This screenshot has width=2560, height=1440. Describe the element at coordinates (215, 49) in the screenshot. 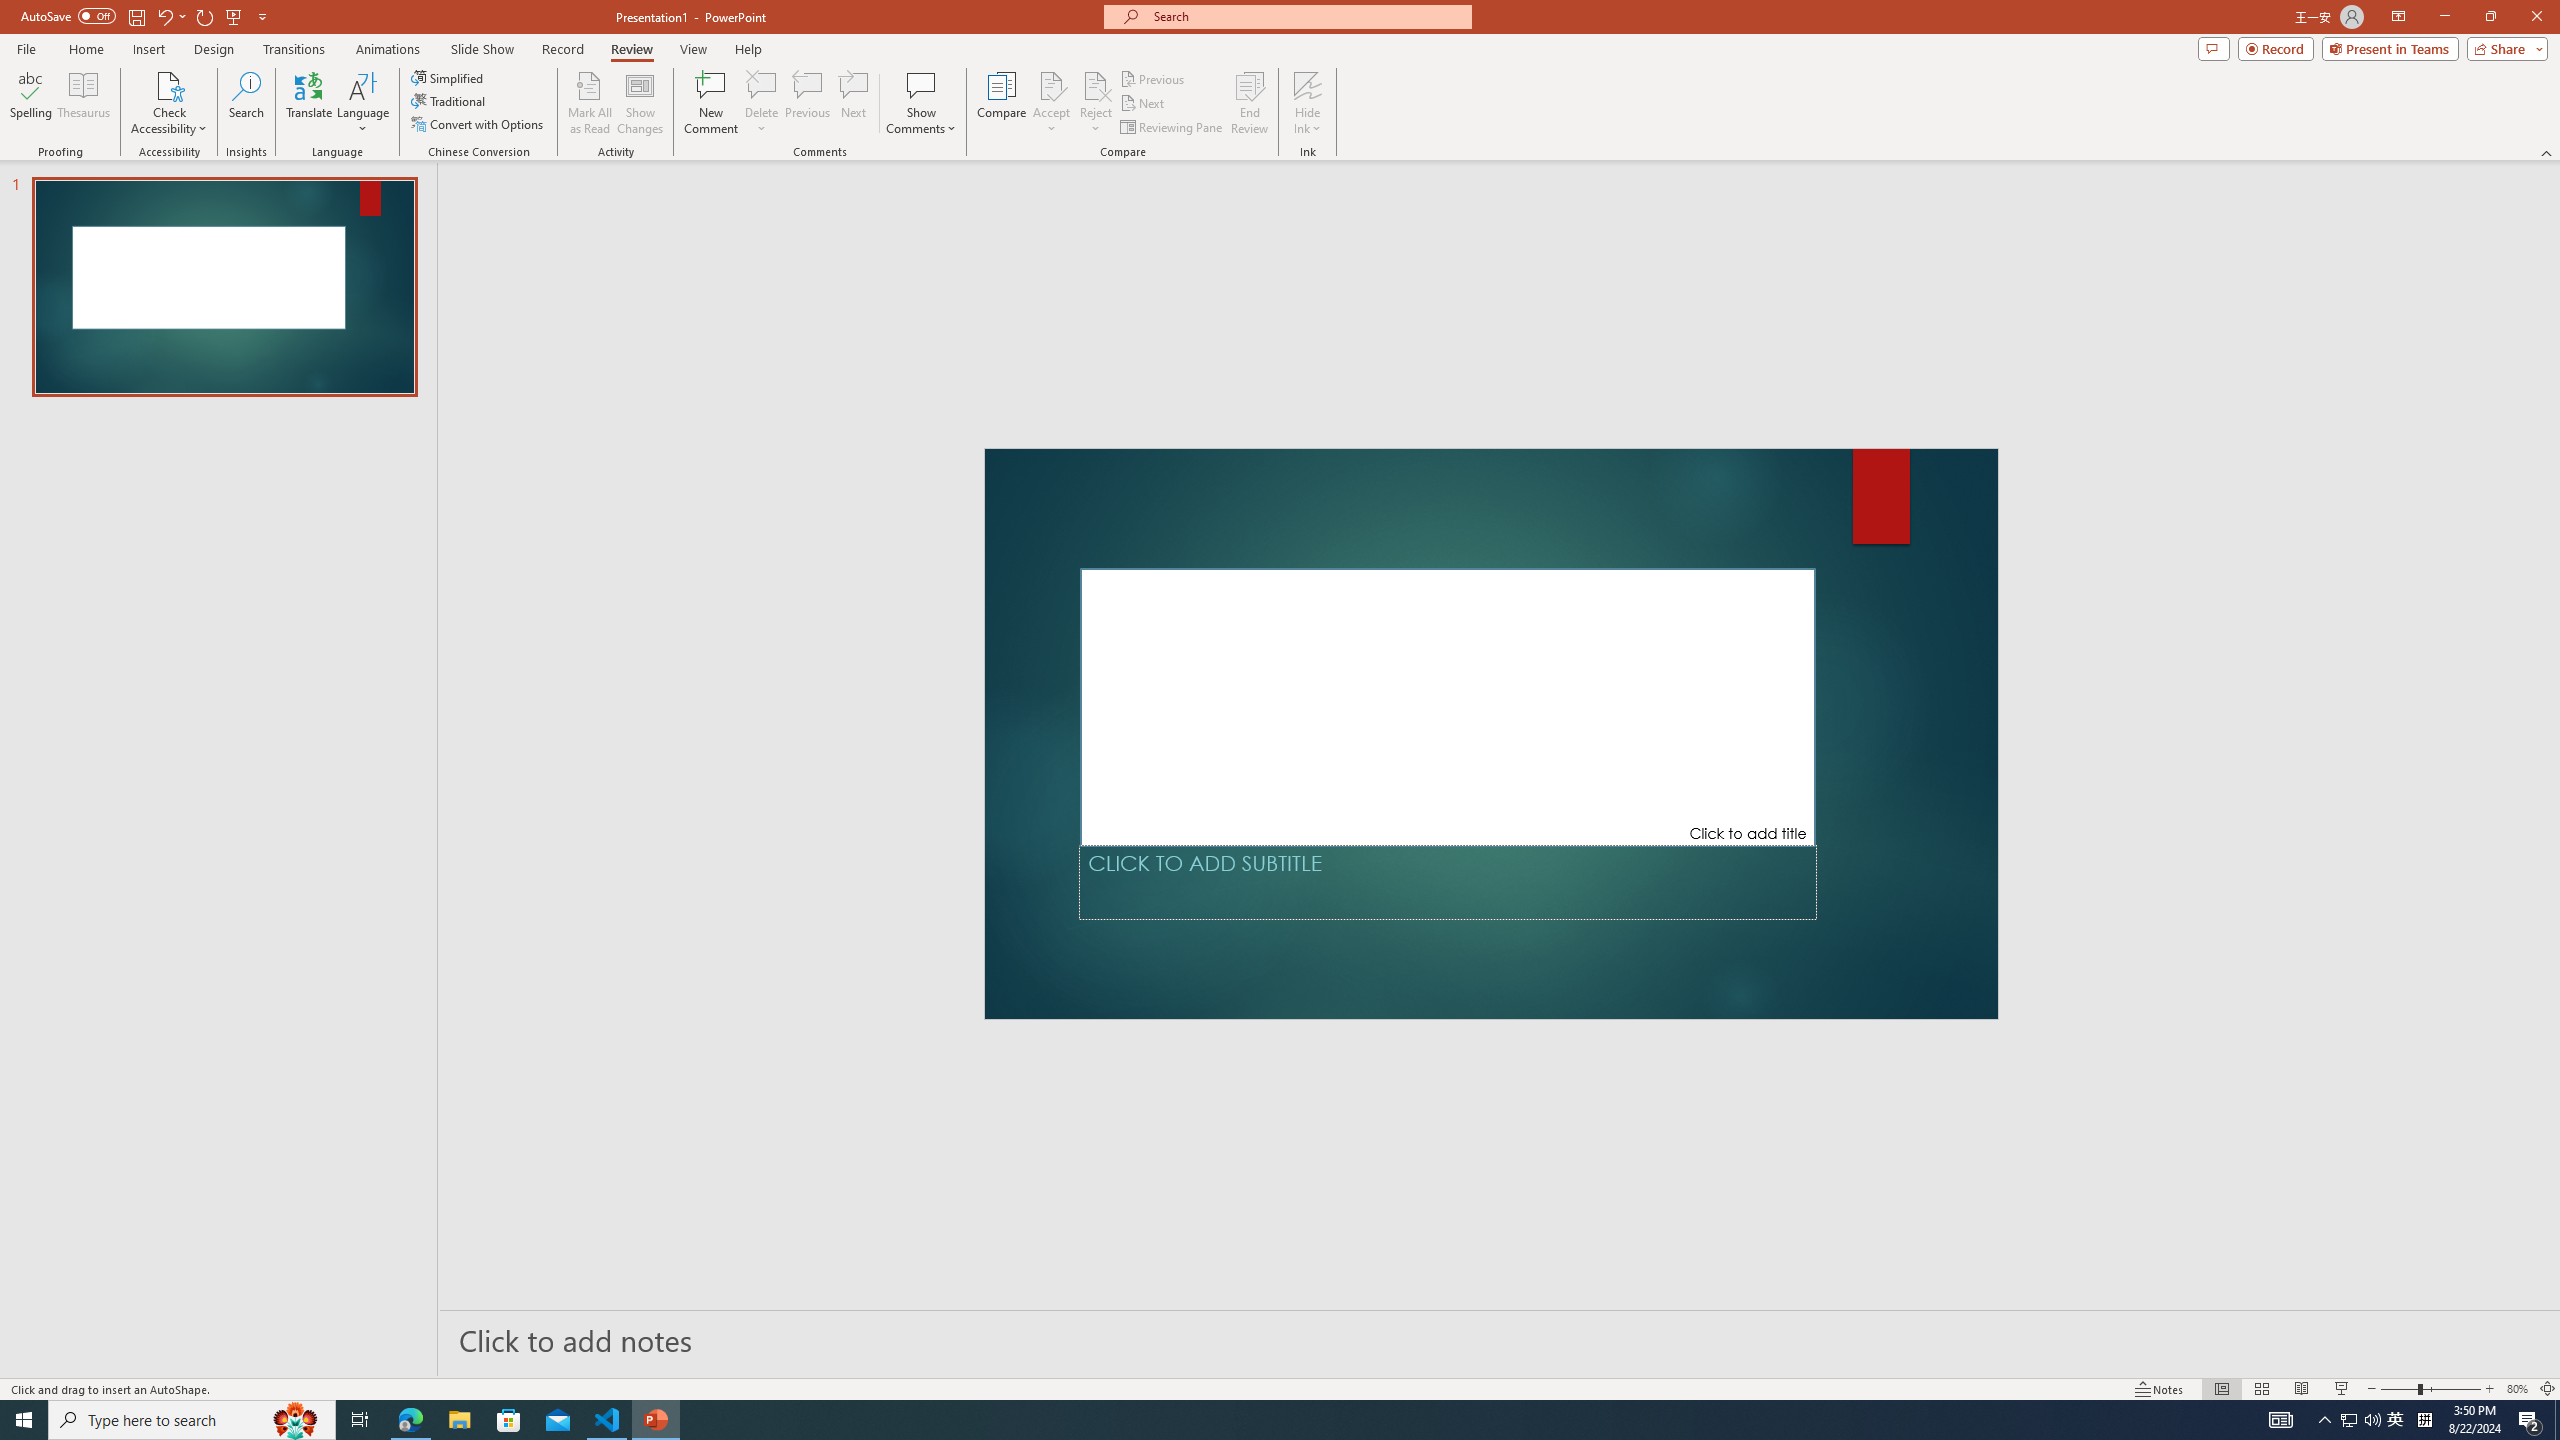

I see `'Design'` at that location.